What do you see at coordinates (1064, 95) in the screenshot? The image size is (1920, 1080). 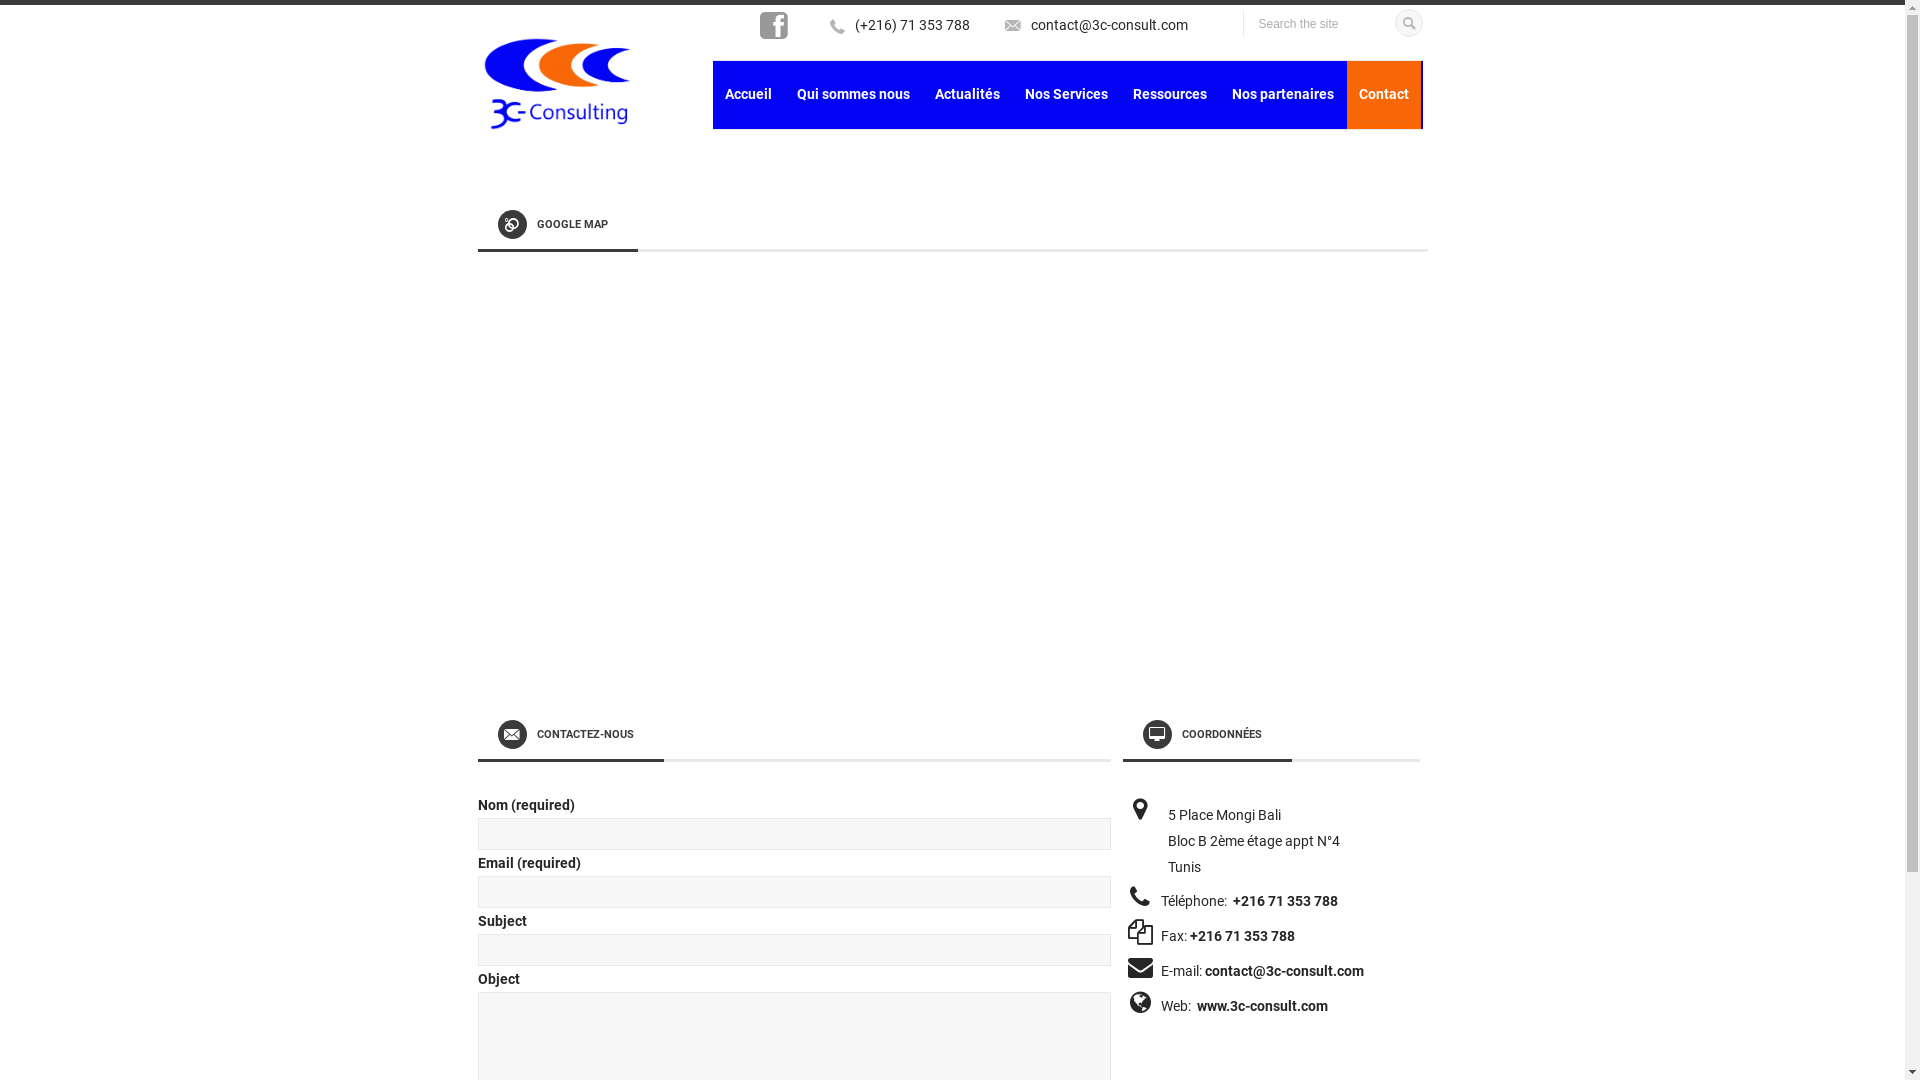 I see `'Nos Services'` at bounding box center [1064, 95].